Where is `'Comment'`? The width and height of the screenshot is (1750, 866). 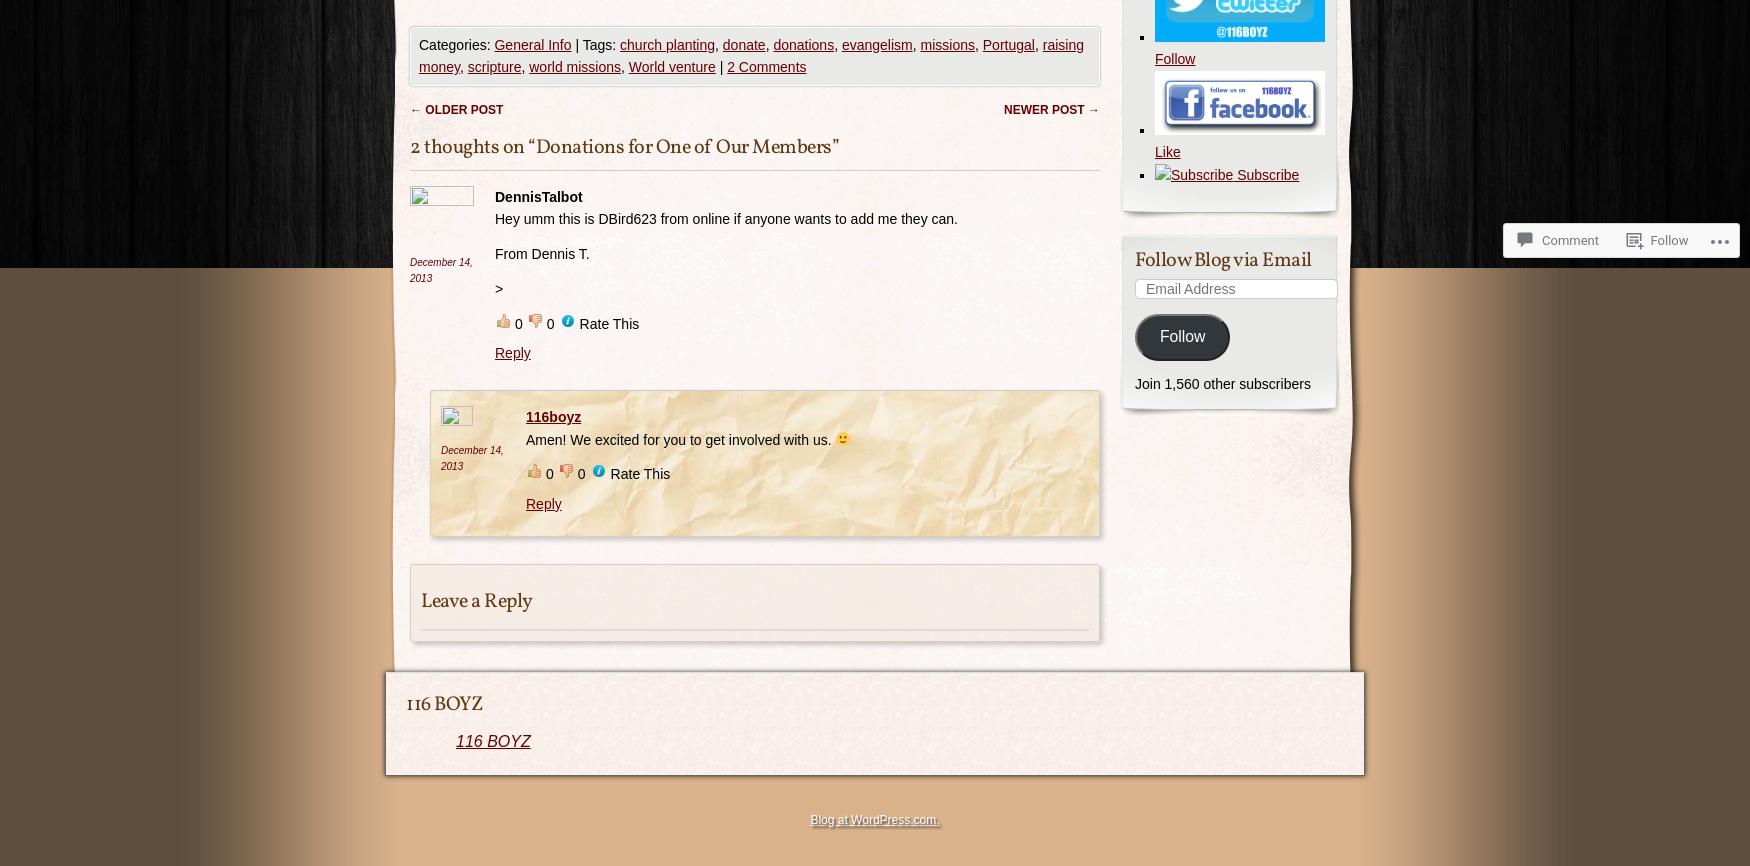
'Comment' is located at coordinates (1540, 239).